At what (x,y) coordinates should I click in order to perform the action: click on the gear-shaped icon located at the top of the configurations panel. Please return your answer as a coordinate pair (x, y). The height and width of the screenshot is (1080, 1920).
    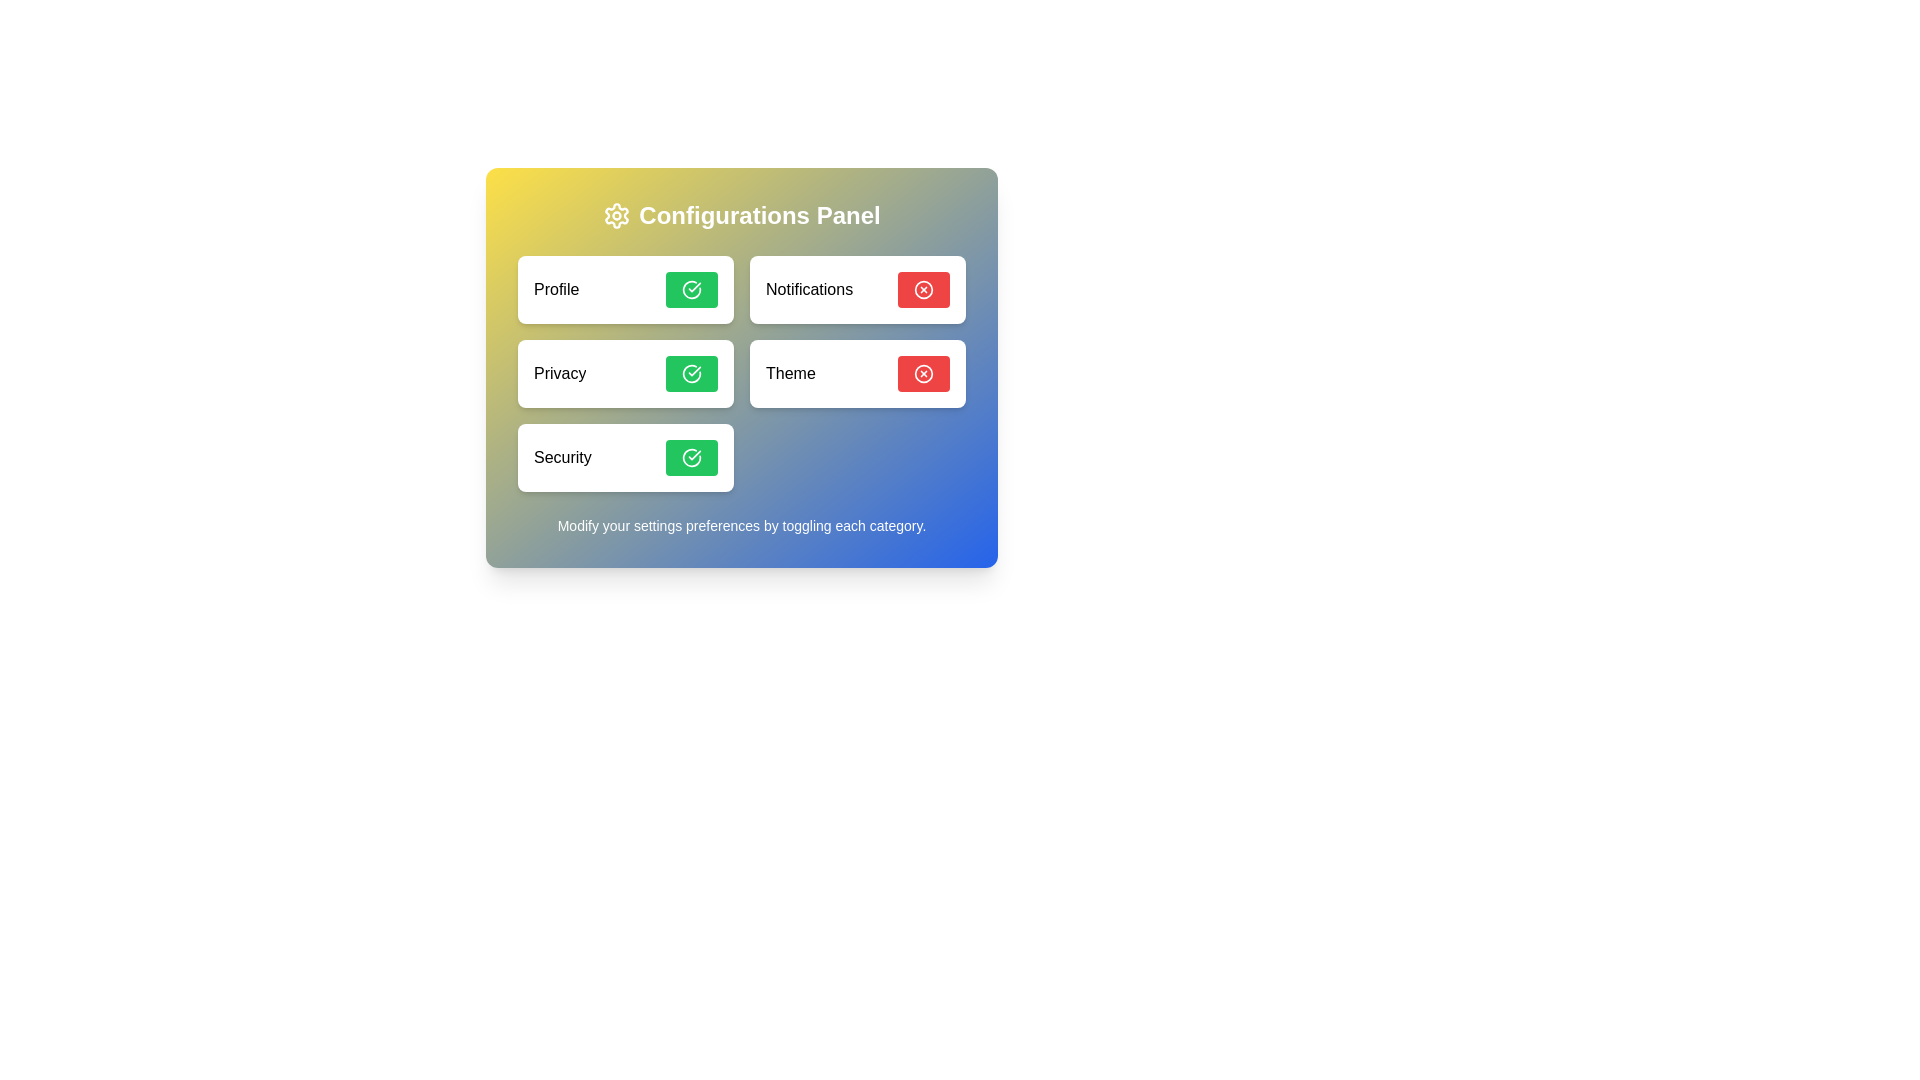
    Looking at the image, I should click on (616, 216).